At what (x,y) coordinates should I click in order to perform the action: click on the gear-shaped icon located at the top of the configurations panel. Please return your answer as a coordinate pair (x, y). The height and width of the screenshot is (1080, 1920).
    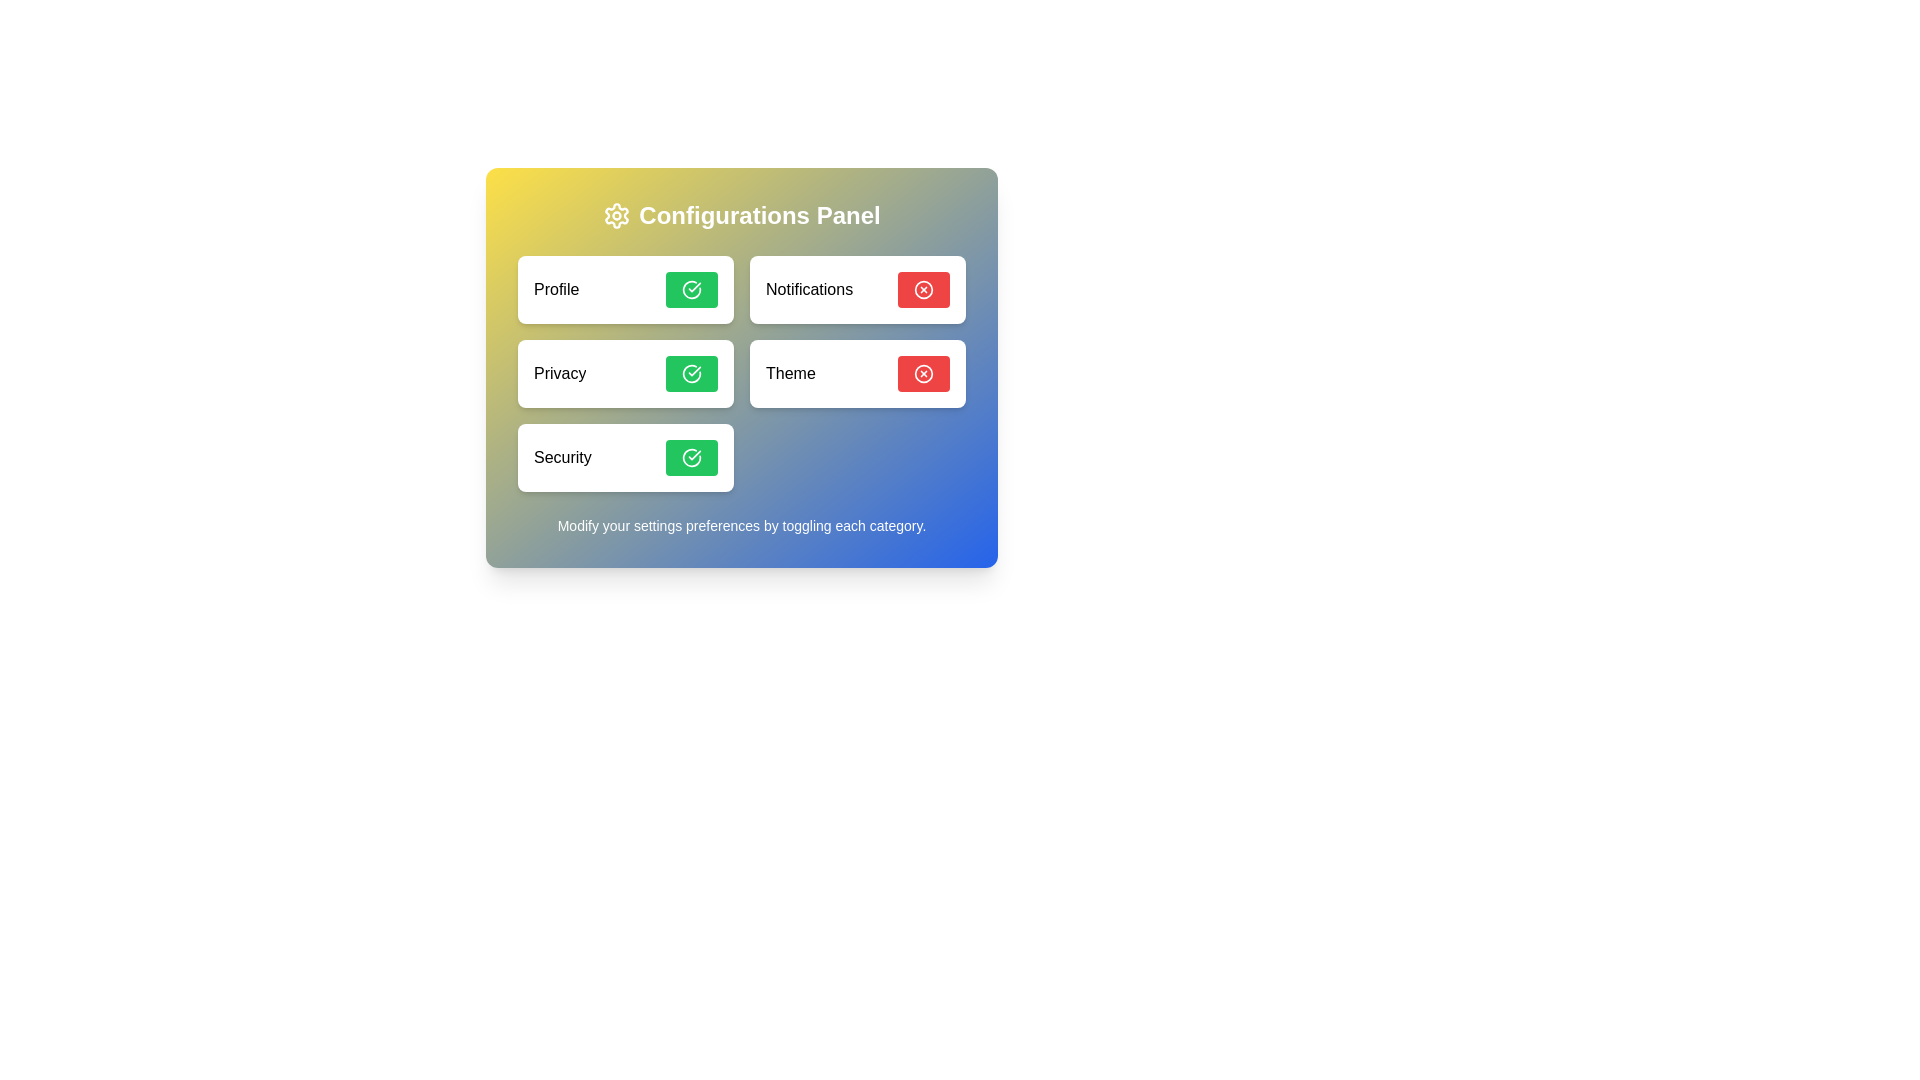
    Looking at the image, I should click on (616, 216).